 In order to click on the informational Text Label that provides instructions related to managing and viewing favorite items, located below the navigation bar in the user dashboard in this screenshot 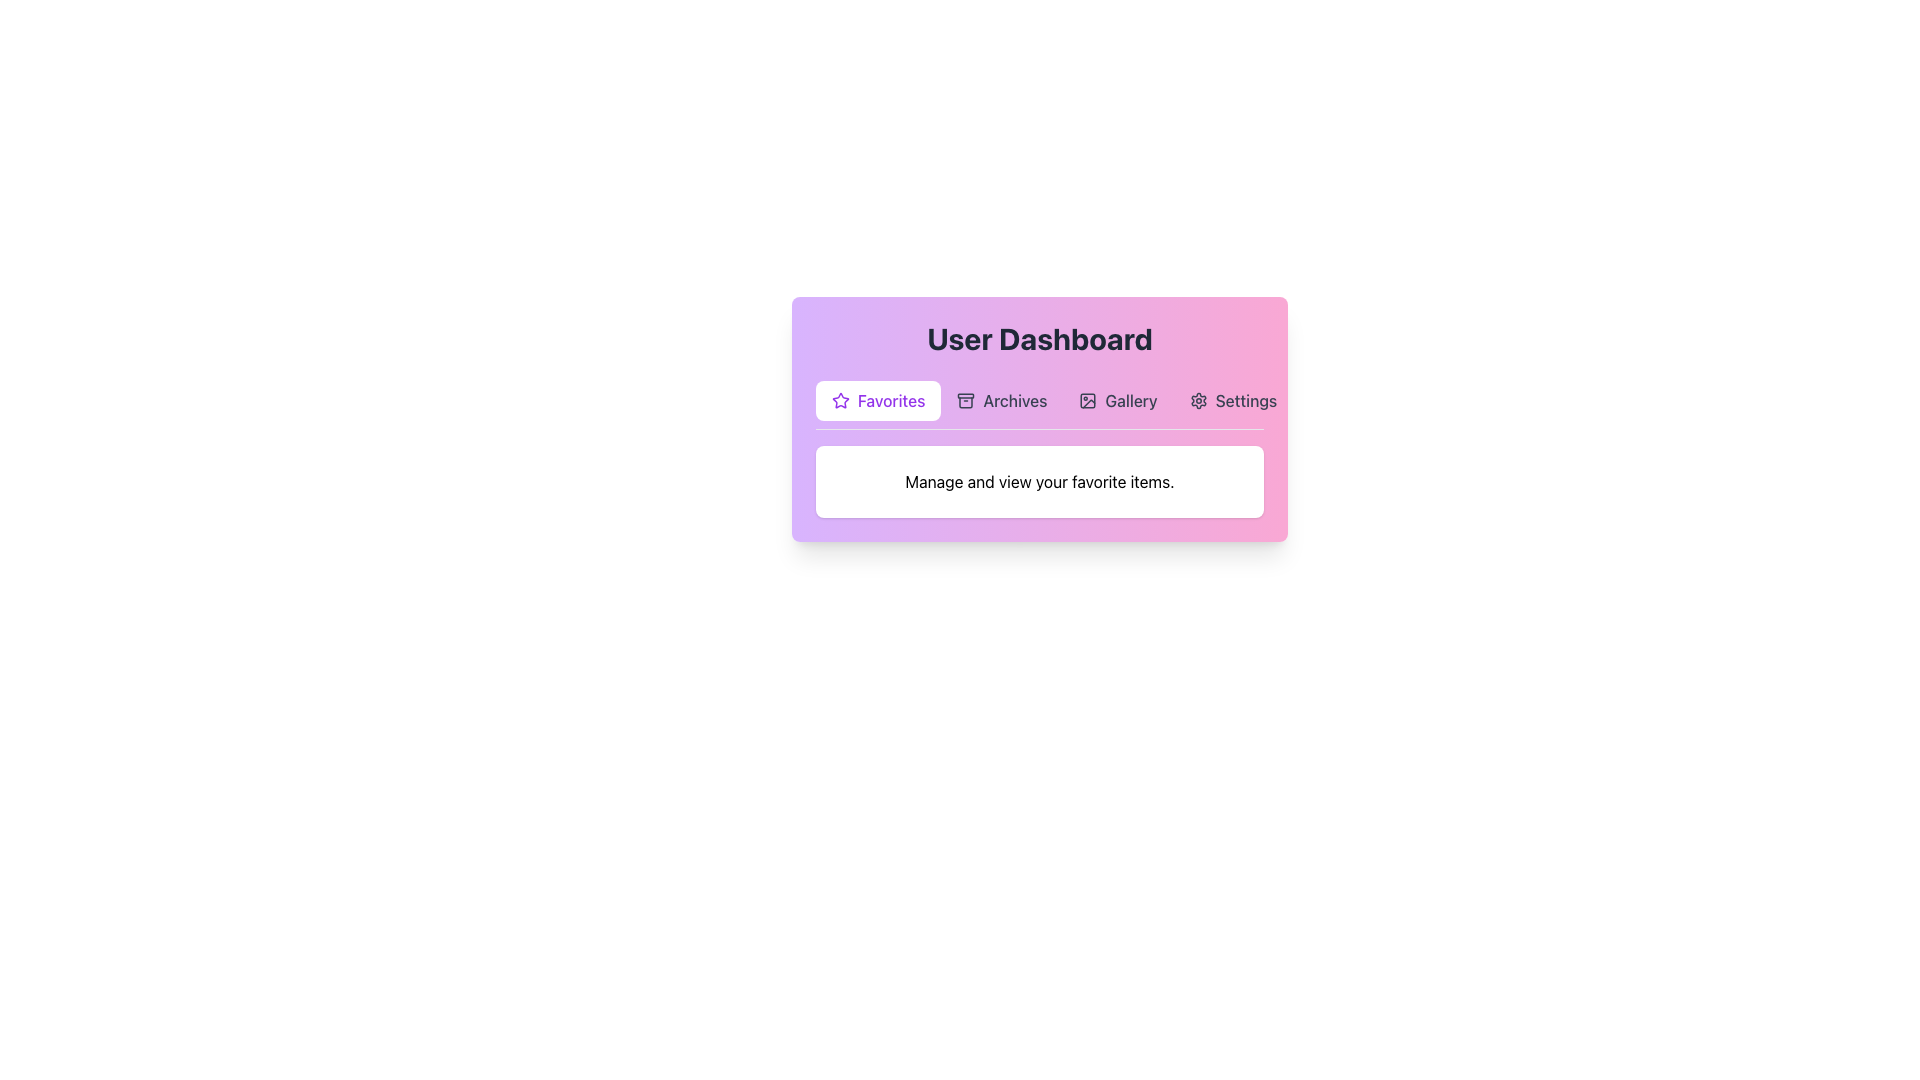, I will do `click(1040, 482)`.